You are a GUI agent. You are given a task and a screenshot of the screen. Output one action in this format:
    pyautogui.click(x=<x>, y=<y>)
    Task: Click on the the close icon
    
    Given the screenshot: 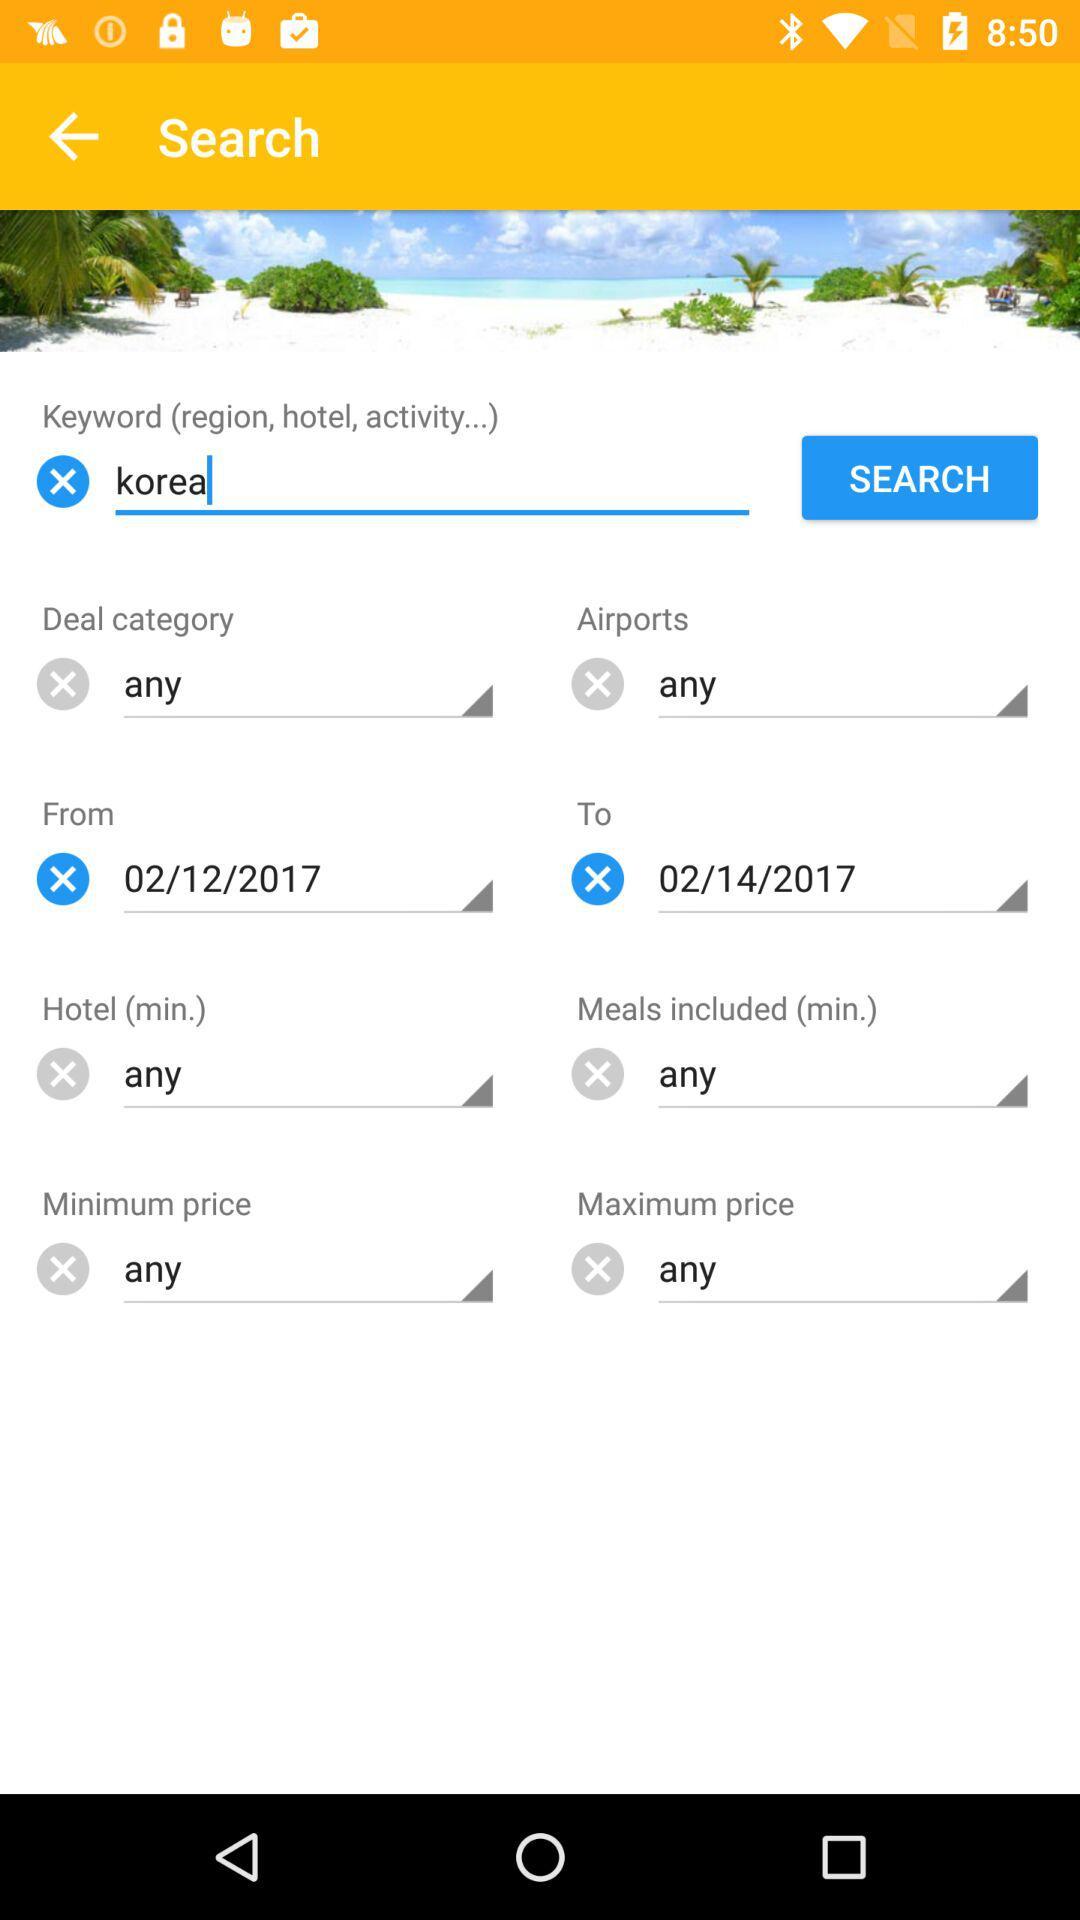 What is the action you would take?
    pyautogui.click(x=596, y=878)
    